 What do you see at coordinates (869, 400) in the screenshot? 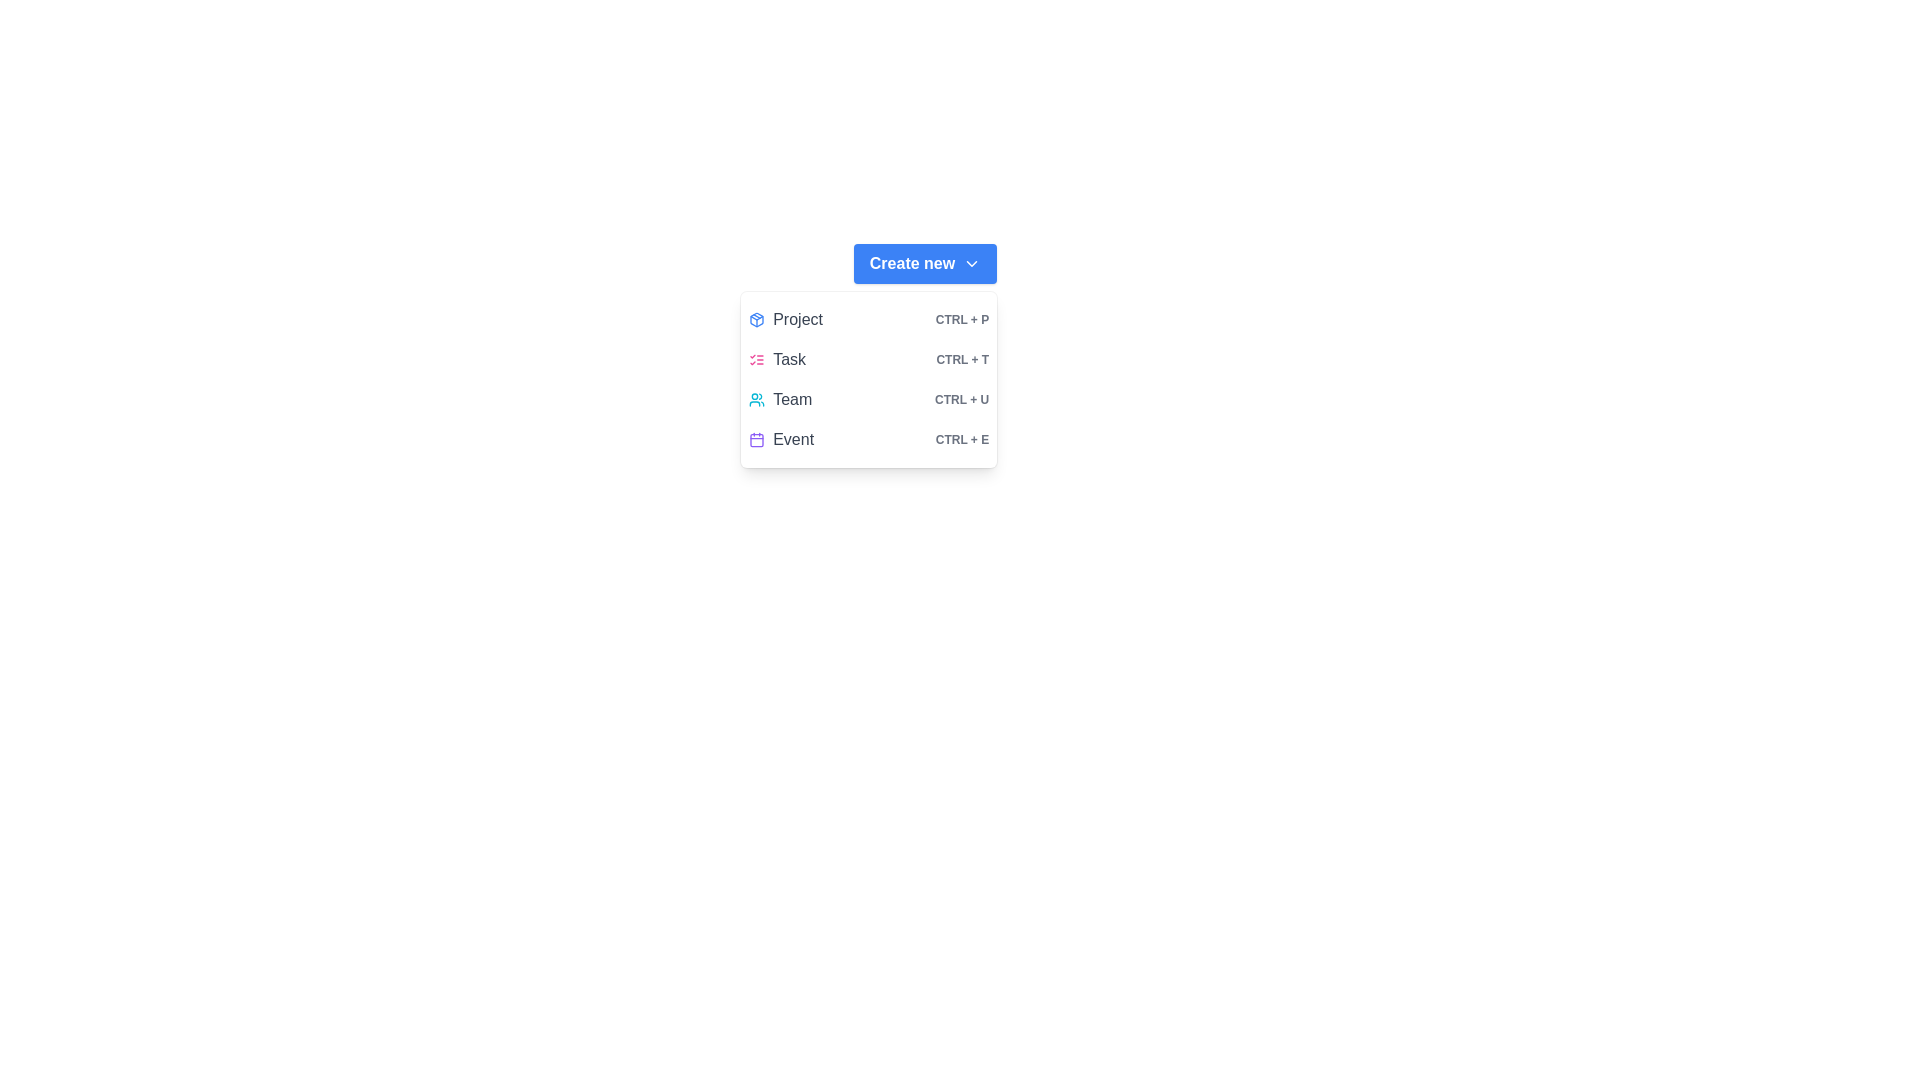
I see `the 'Team' menu item, which is the third entry in the vertical list of menu options` at bounding box center [869, 400].